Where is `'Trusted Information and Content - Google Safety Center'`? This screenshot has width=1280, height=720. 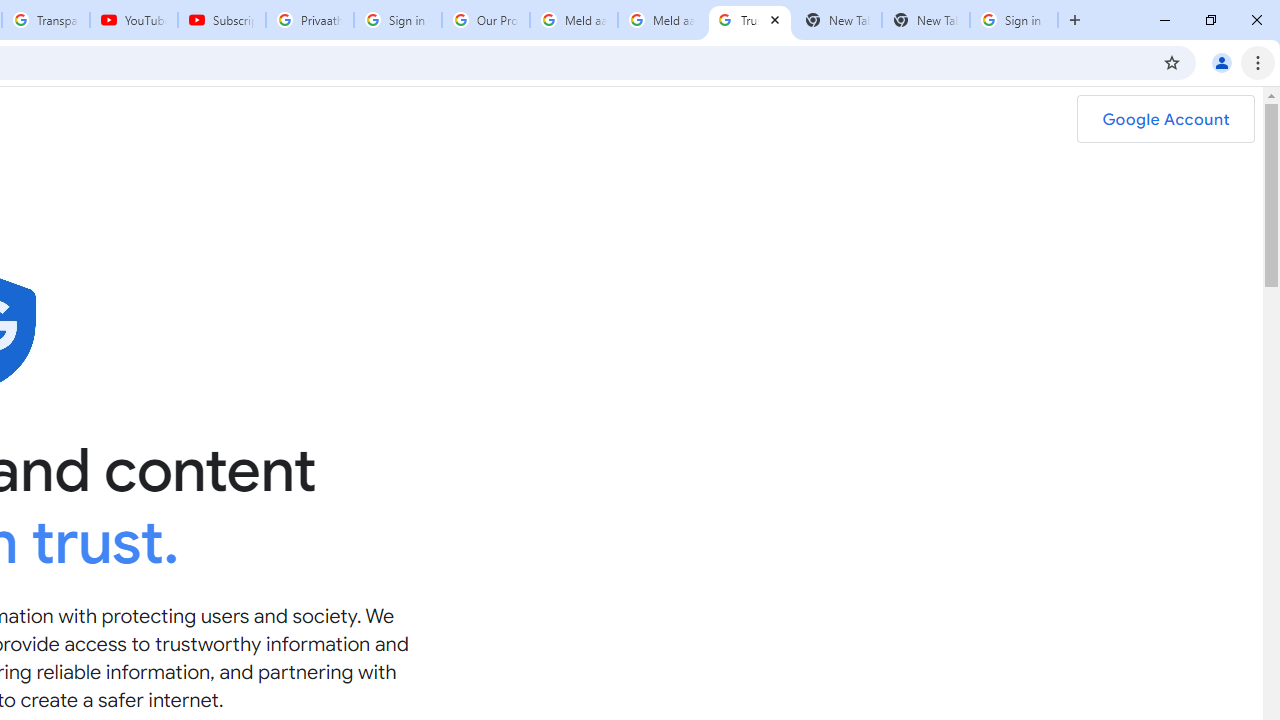
'Trusted Information and Content - Google Safety Center' is located at coordinates (749, 20).